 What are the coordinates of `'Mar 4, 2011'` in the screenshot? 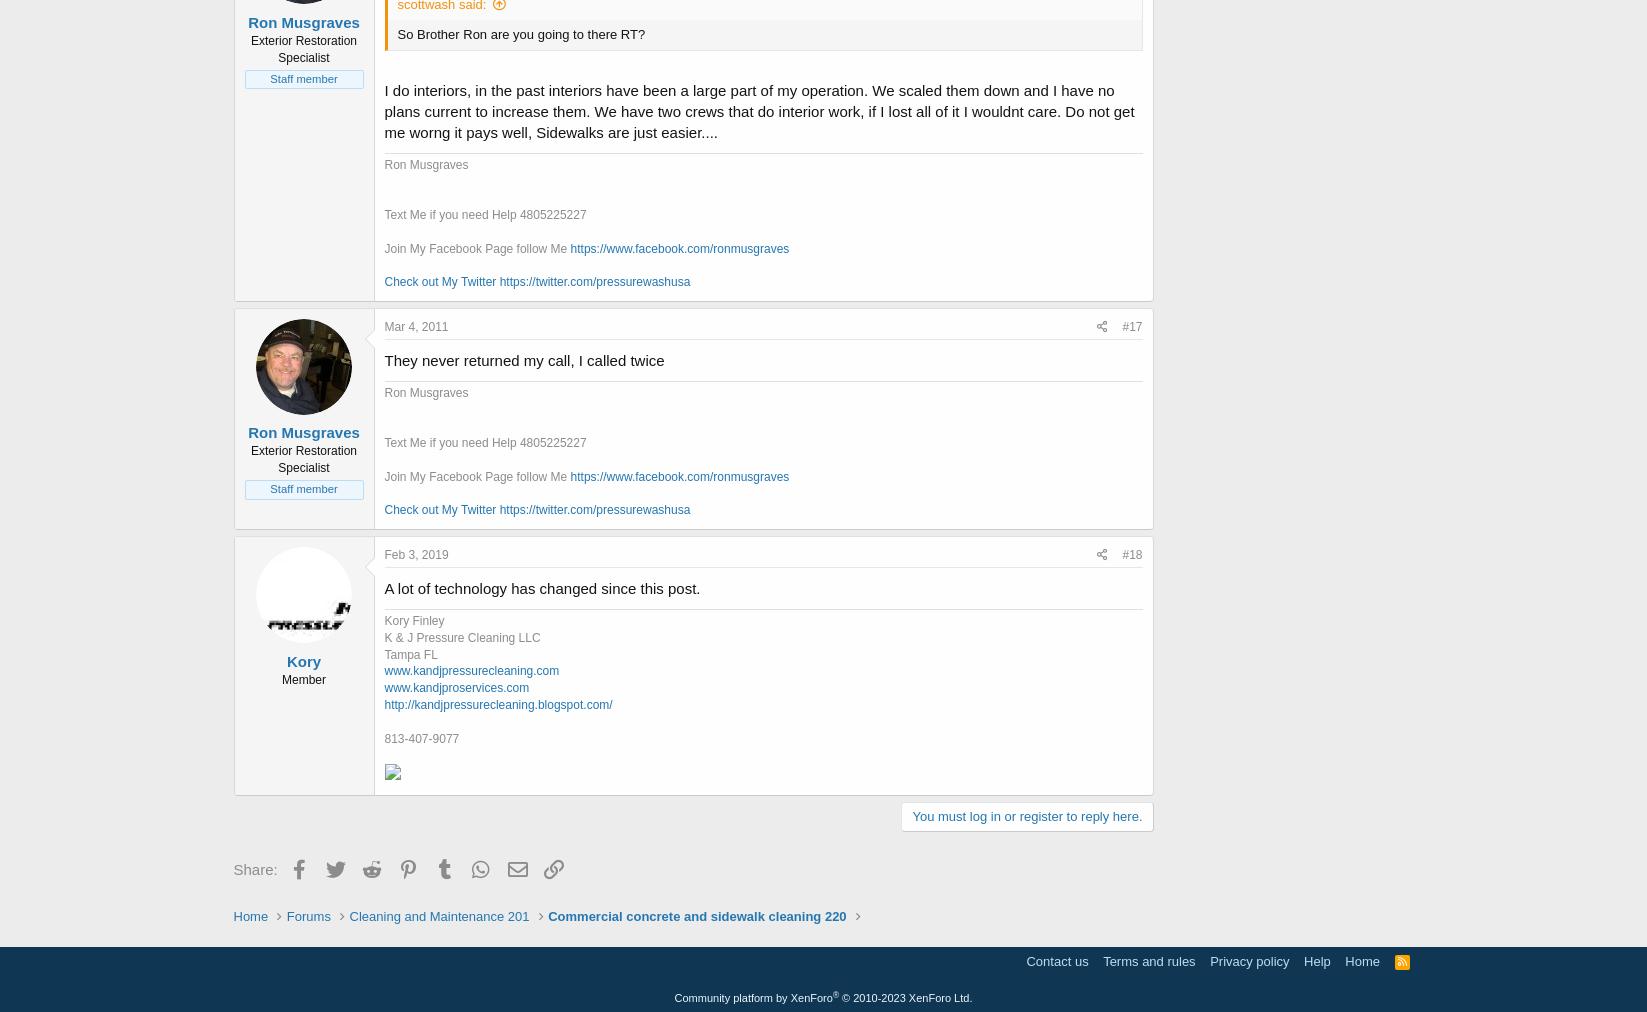 It's located at (384, 324).